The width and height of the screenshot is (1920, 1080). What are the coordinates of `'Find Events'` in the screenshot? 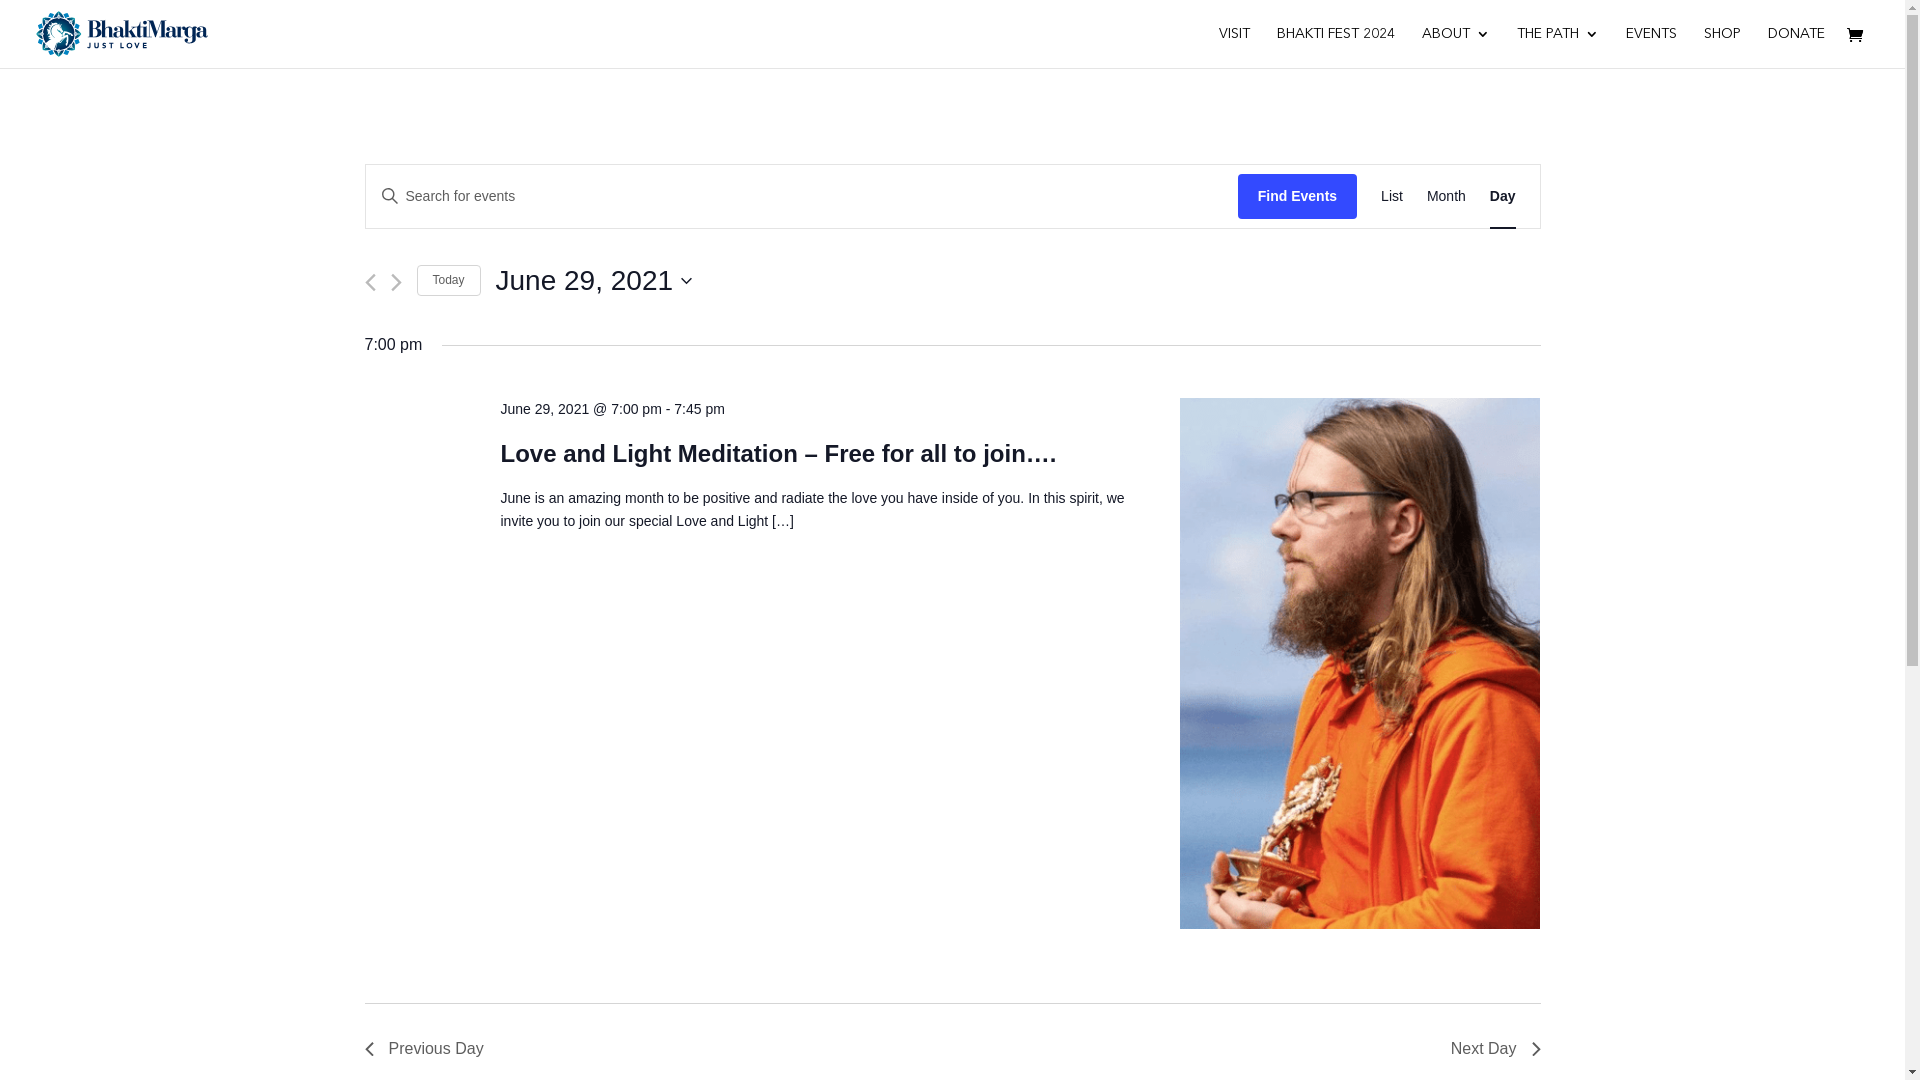 It's located at (1297, 196).